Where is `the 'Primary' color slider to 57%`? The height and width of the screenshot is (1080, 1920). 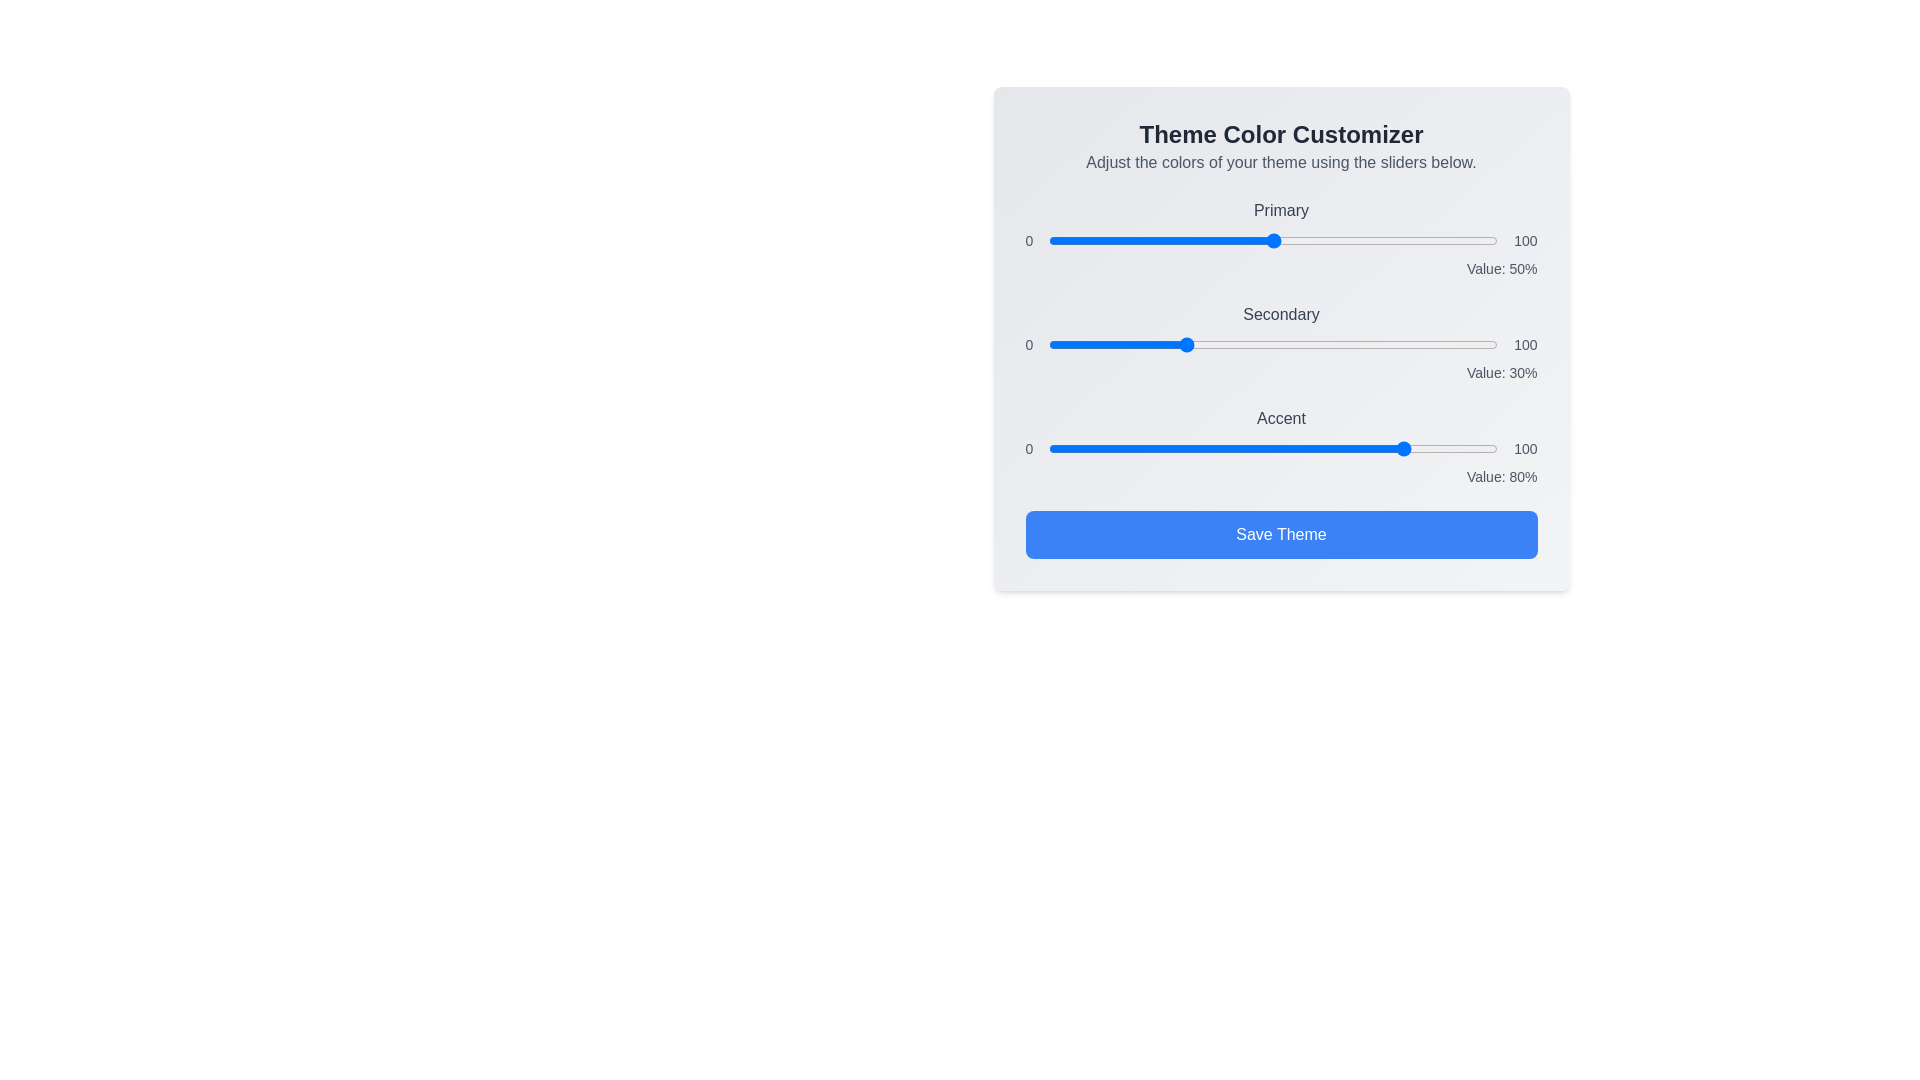
the 'Primary' color slider to 57% is located at coordinates (1305, 239).